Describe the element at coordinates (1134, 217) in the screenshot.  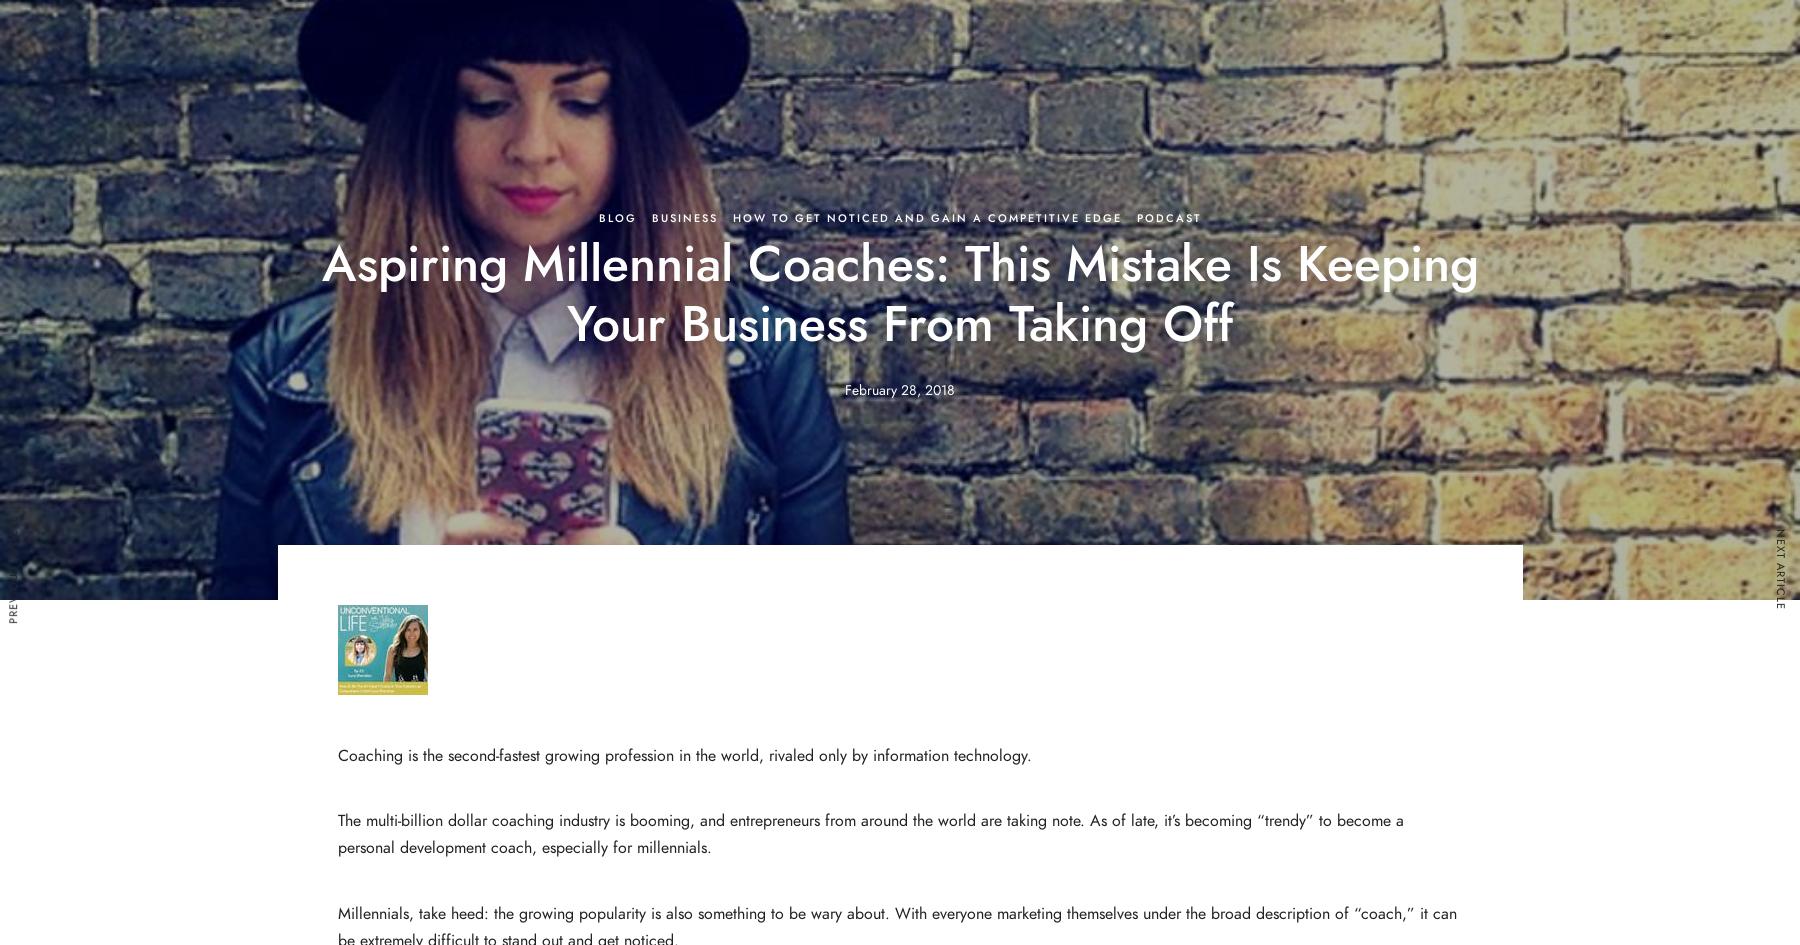
I see `'Podcast'` at that location.